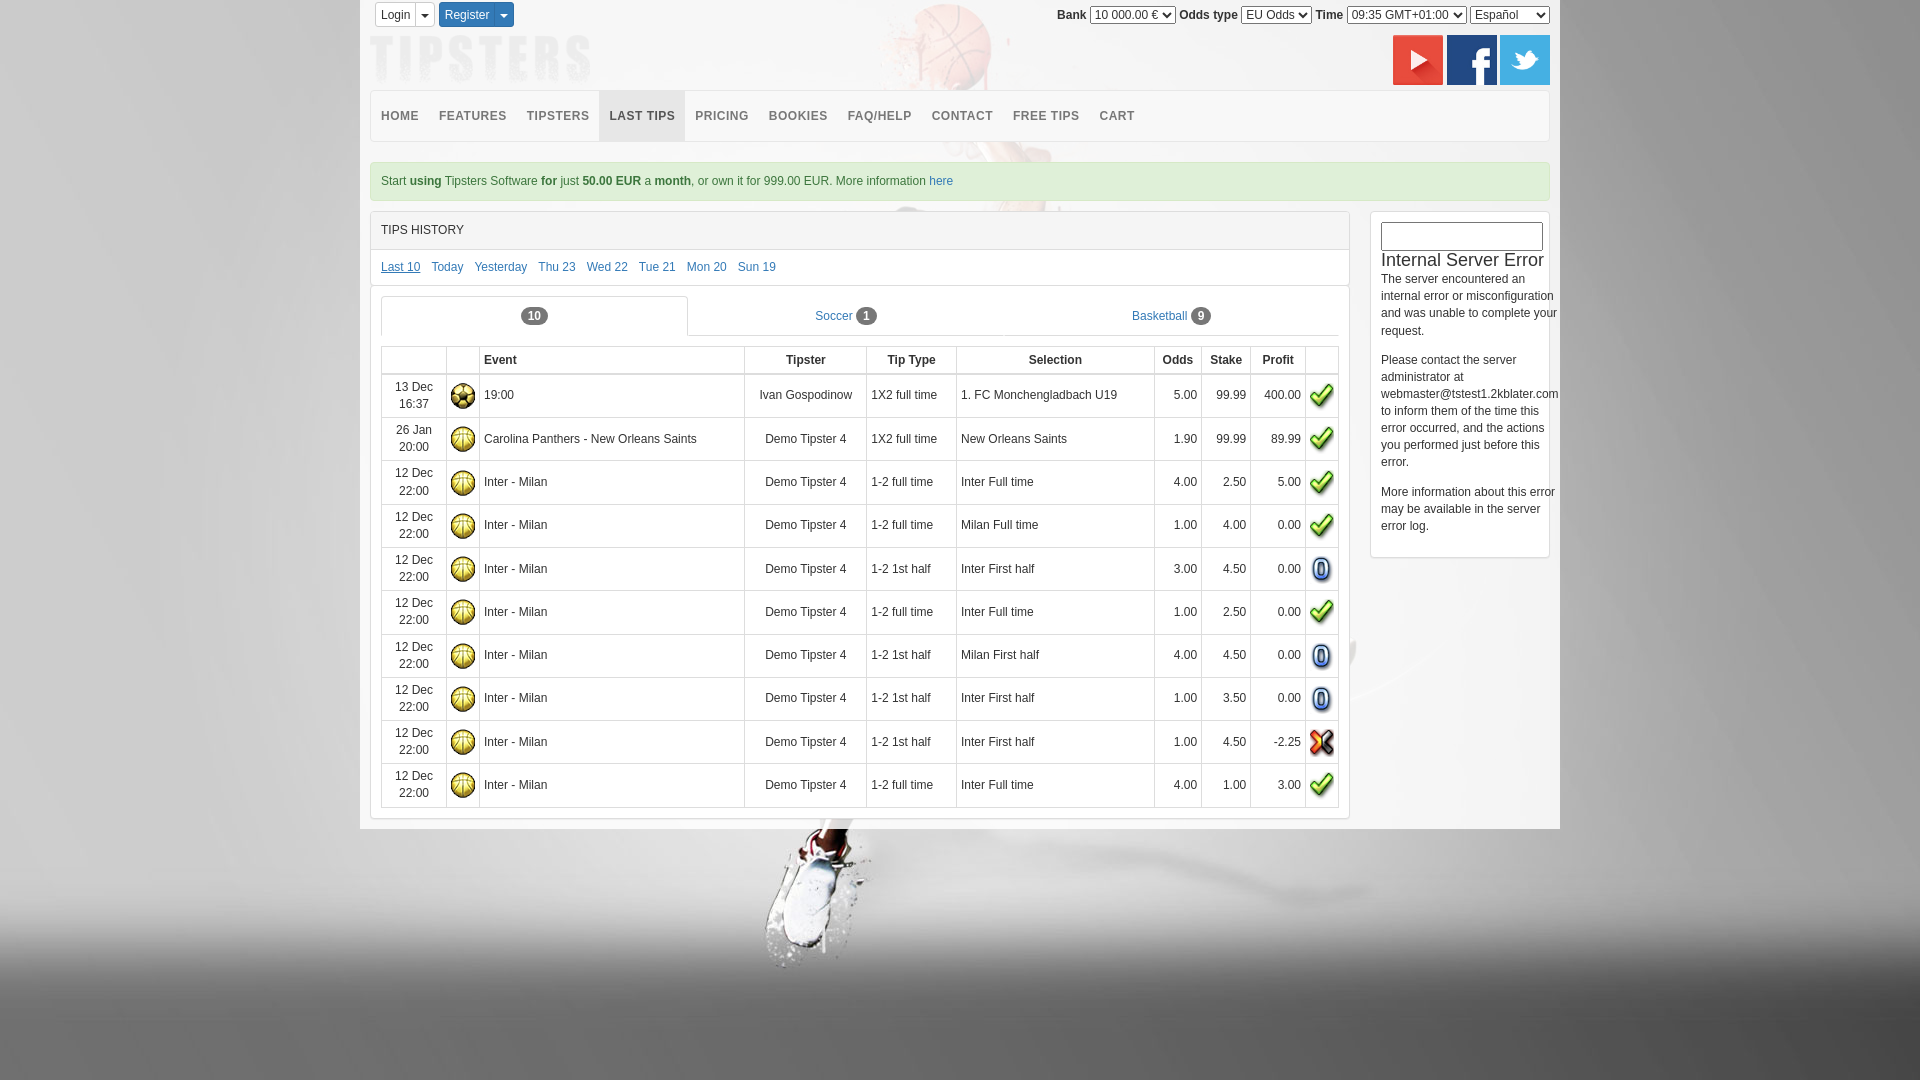 The image size is (1920, 1080). What do you see at coordinates (534, 315) in the screenshot?
I see `'10'` at bounding box center [534, 315].